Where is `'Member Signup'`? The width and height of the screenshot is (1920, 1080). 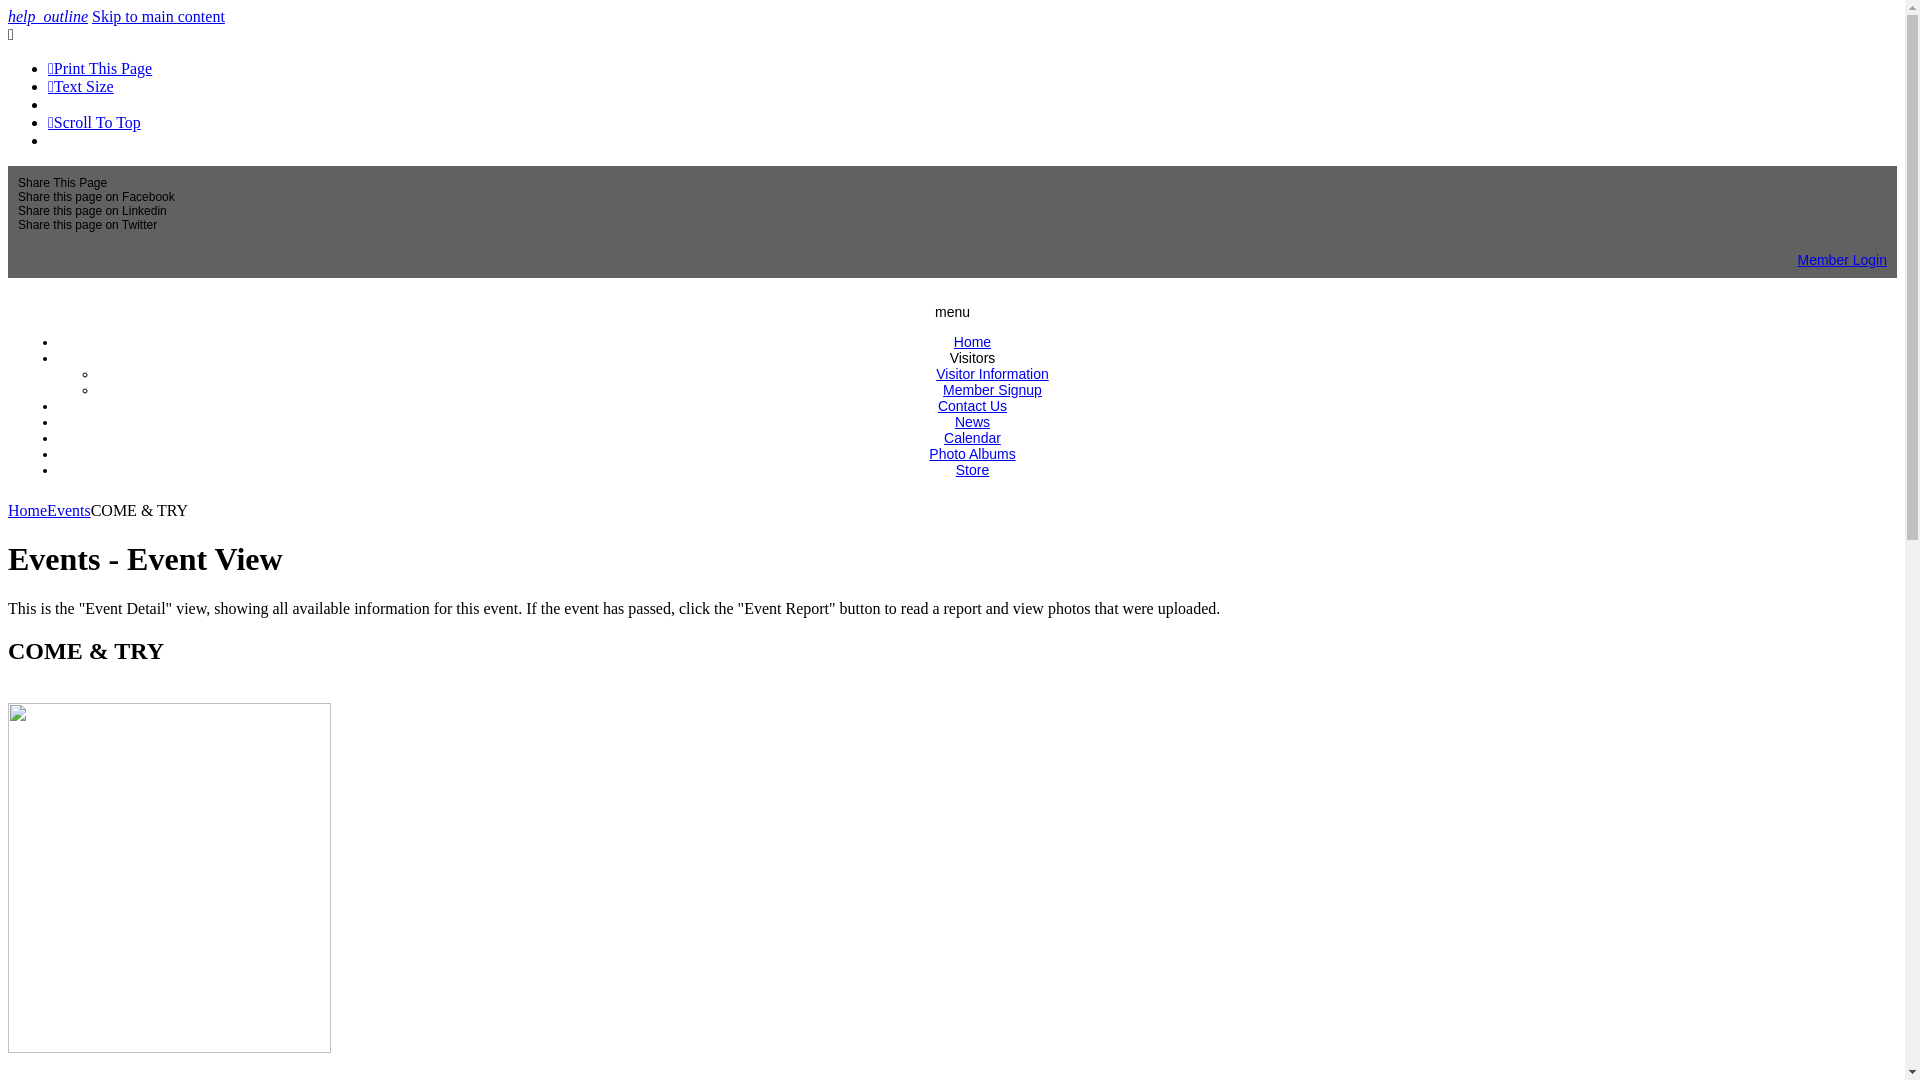 'Member Signup' is located at coordinates (992, 389).